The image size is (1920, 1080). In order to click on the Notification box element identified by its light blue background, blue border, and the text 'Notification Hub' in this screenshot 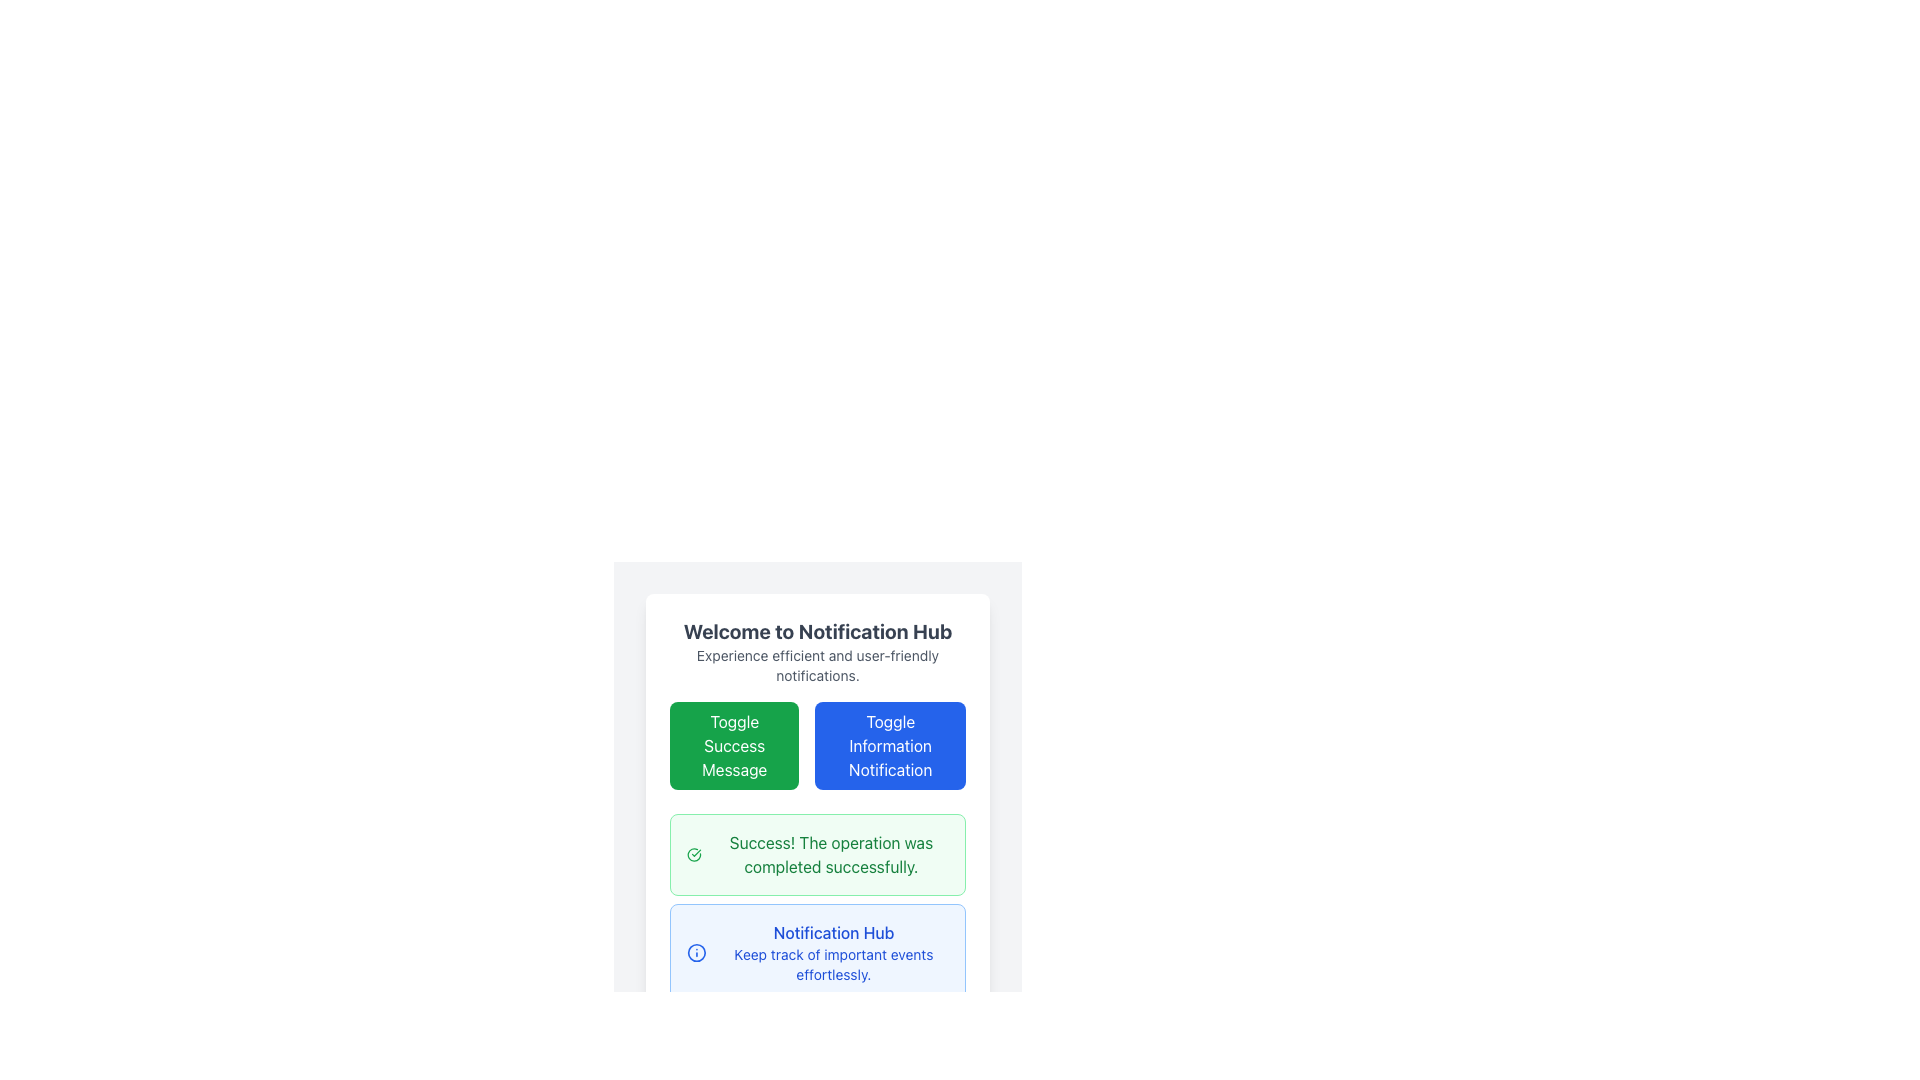, I will do `click(817, 951)`.